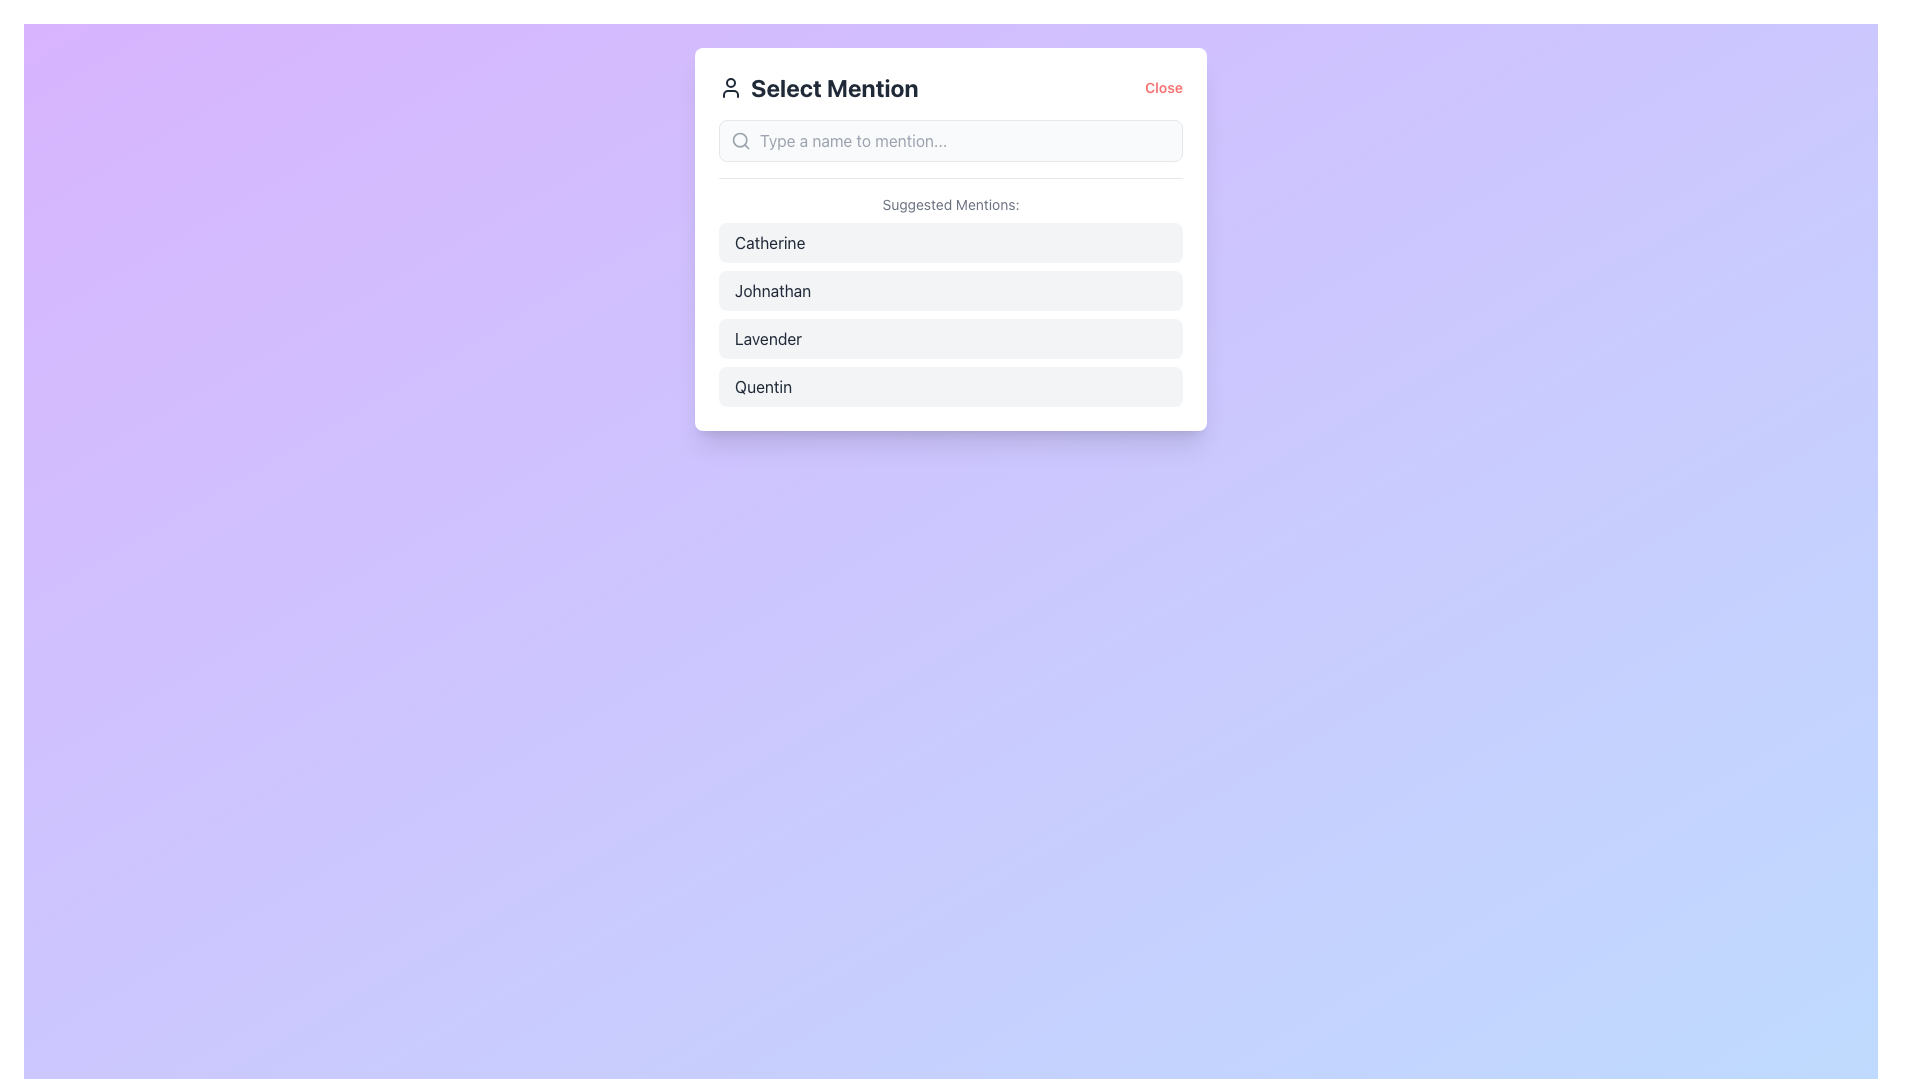 The height and width of the screenshot is (1080, 1920). What do you see at coordinates (949, 386) in the screenshot?
I see `the 'Quentin' button, which is the fourth button in the 'Suggested Mentions' list` at bounding box center [949, 386].